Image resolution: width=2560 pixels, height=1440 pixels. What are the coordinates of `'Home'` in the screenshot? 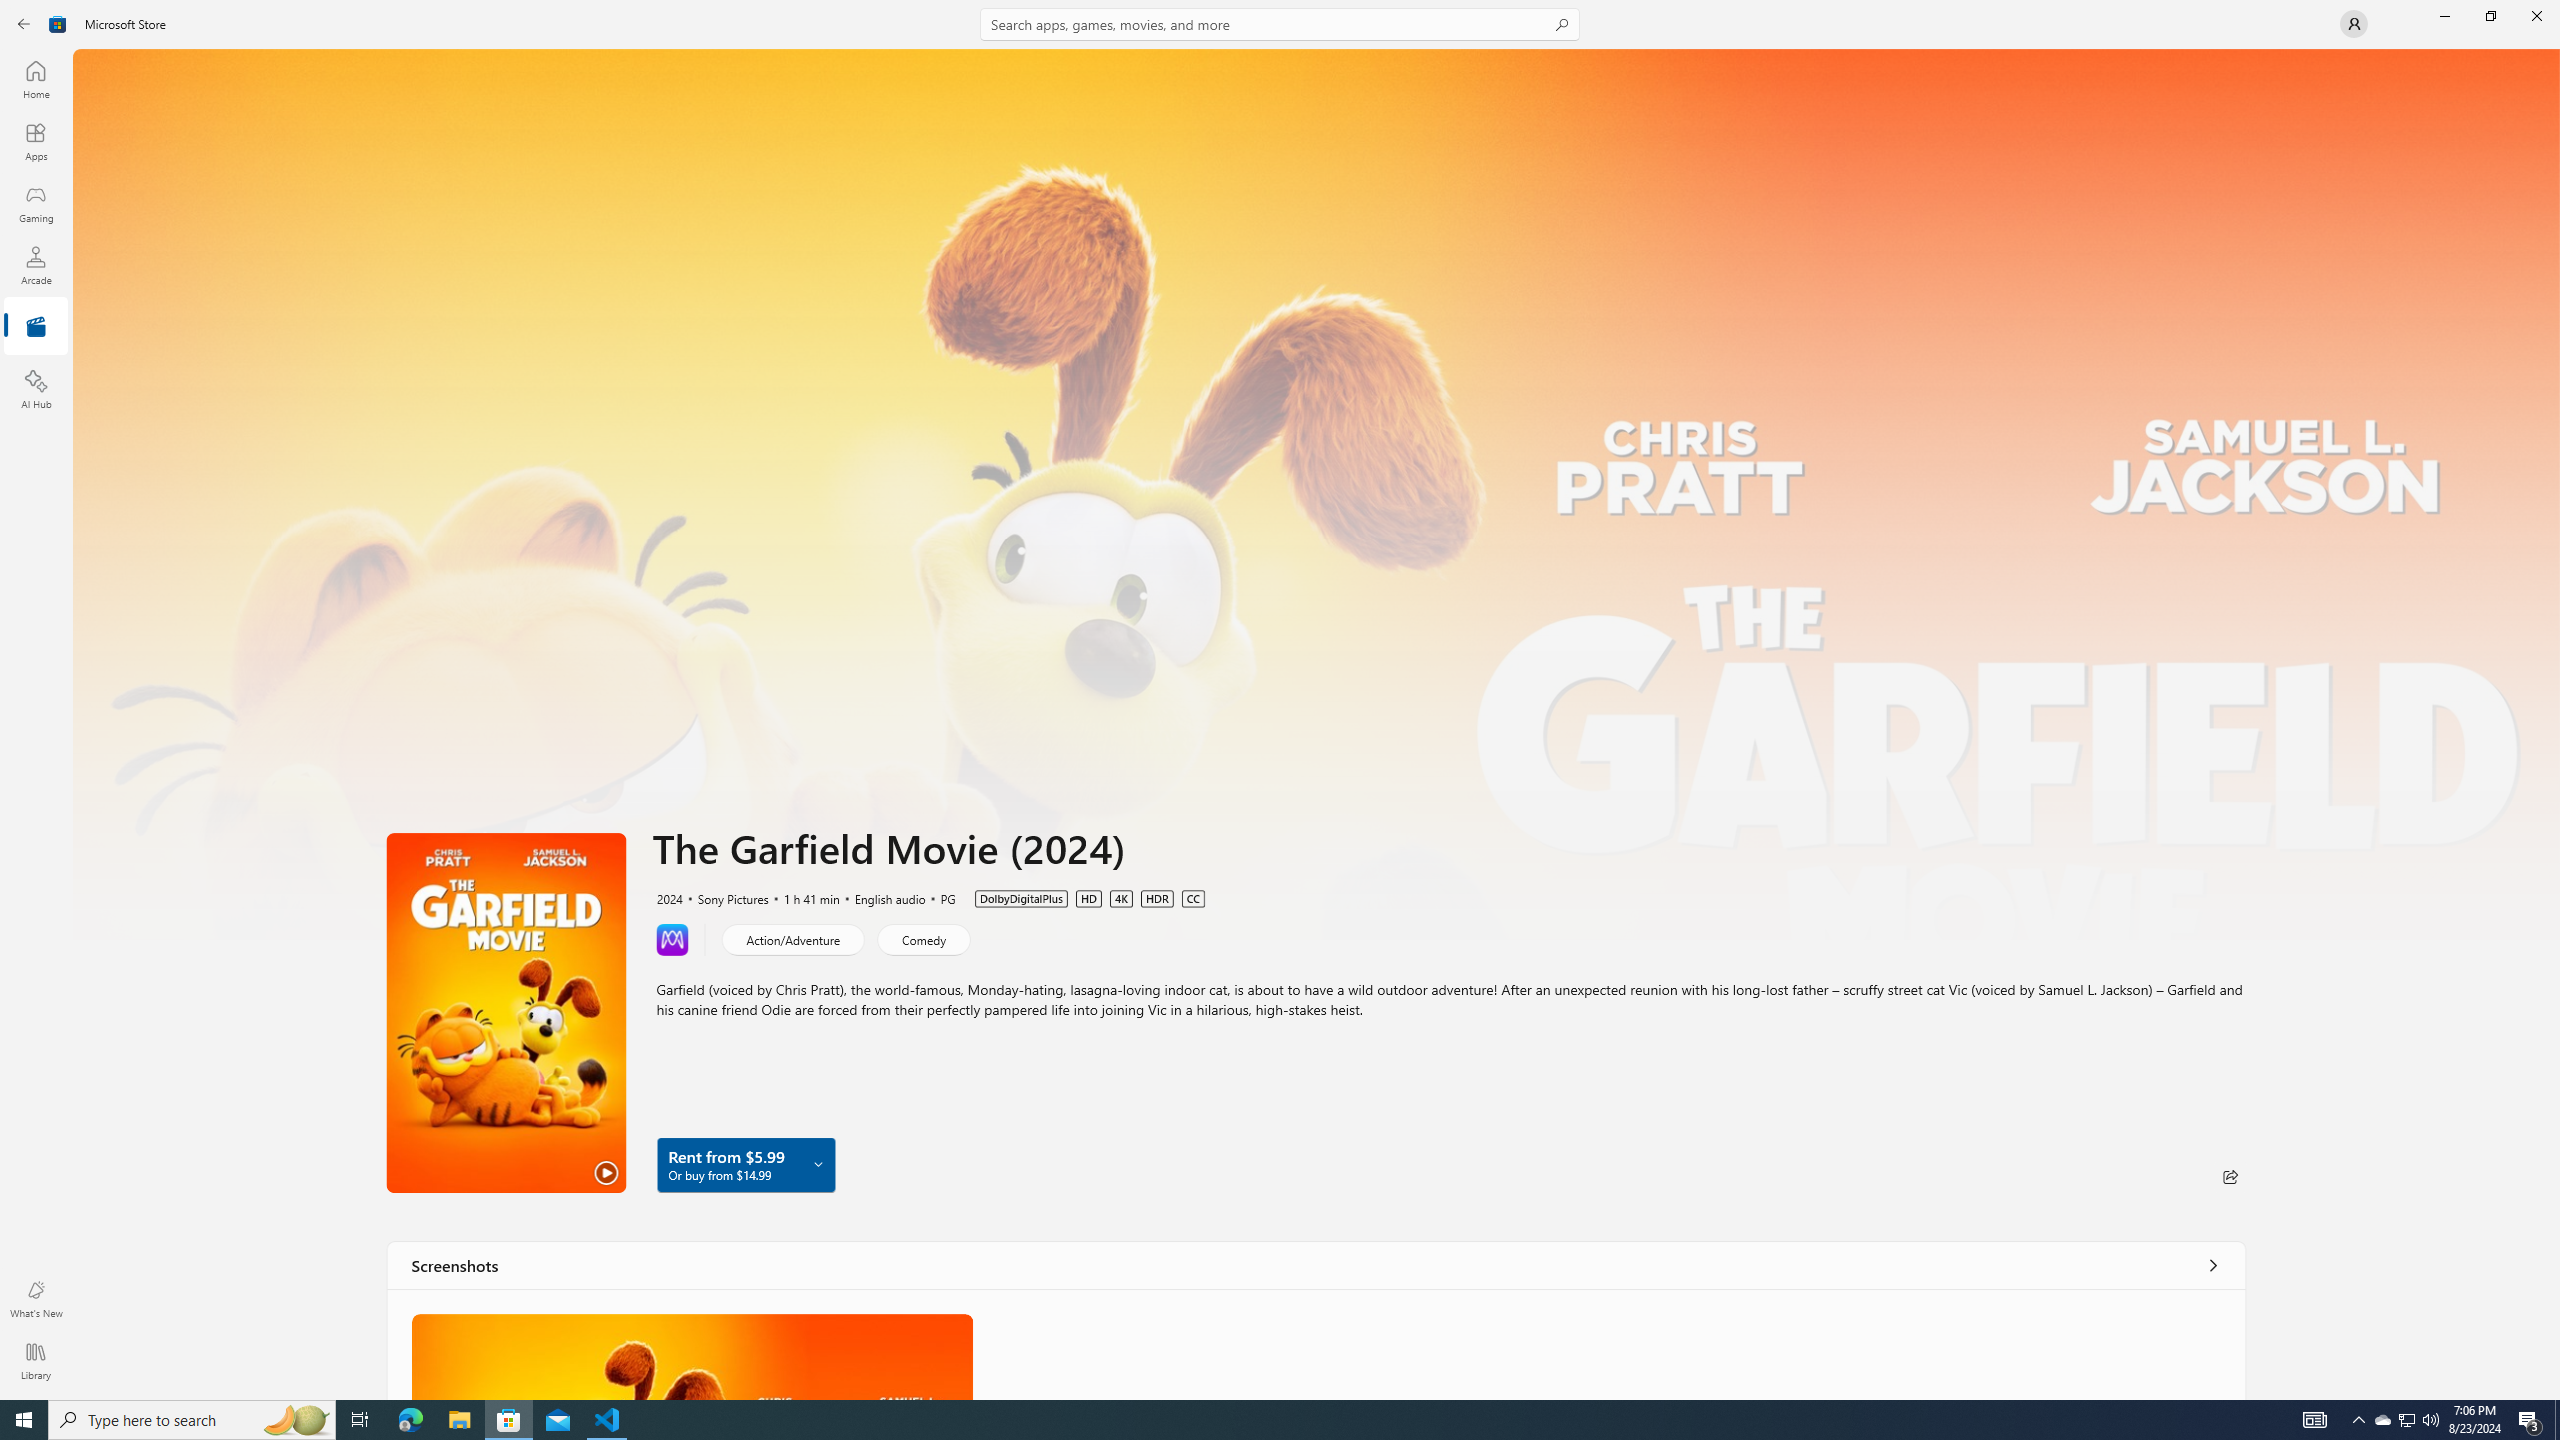 It's located at (34, 78).